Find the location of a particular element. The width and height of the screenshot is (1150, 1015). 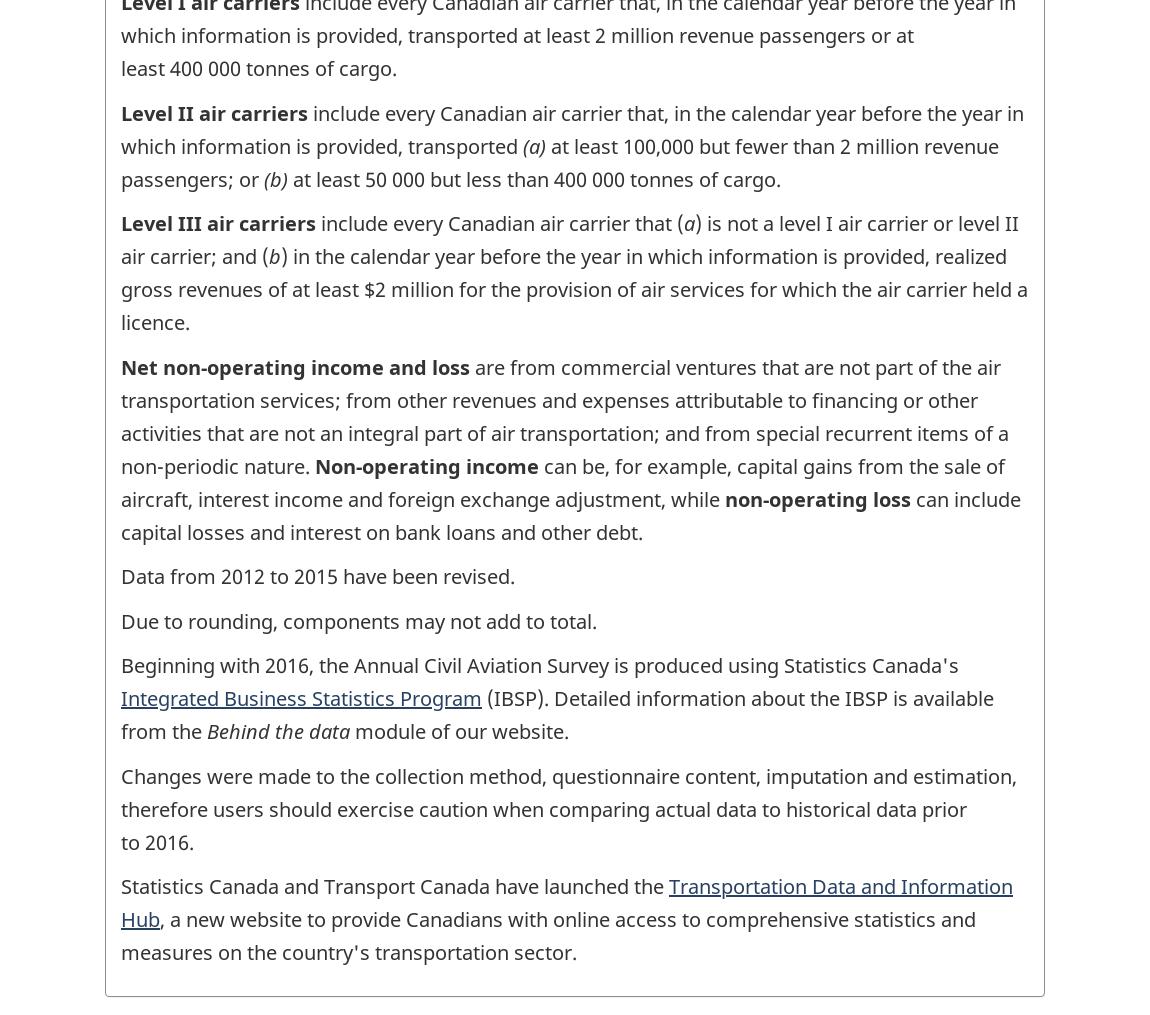

'and loss' is located at coordinates (389, 366).